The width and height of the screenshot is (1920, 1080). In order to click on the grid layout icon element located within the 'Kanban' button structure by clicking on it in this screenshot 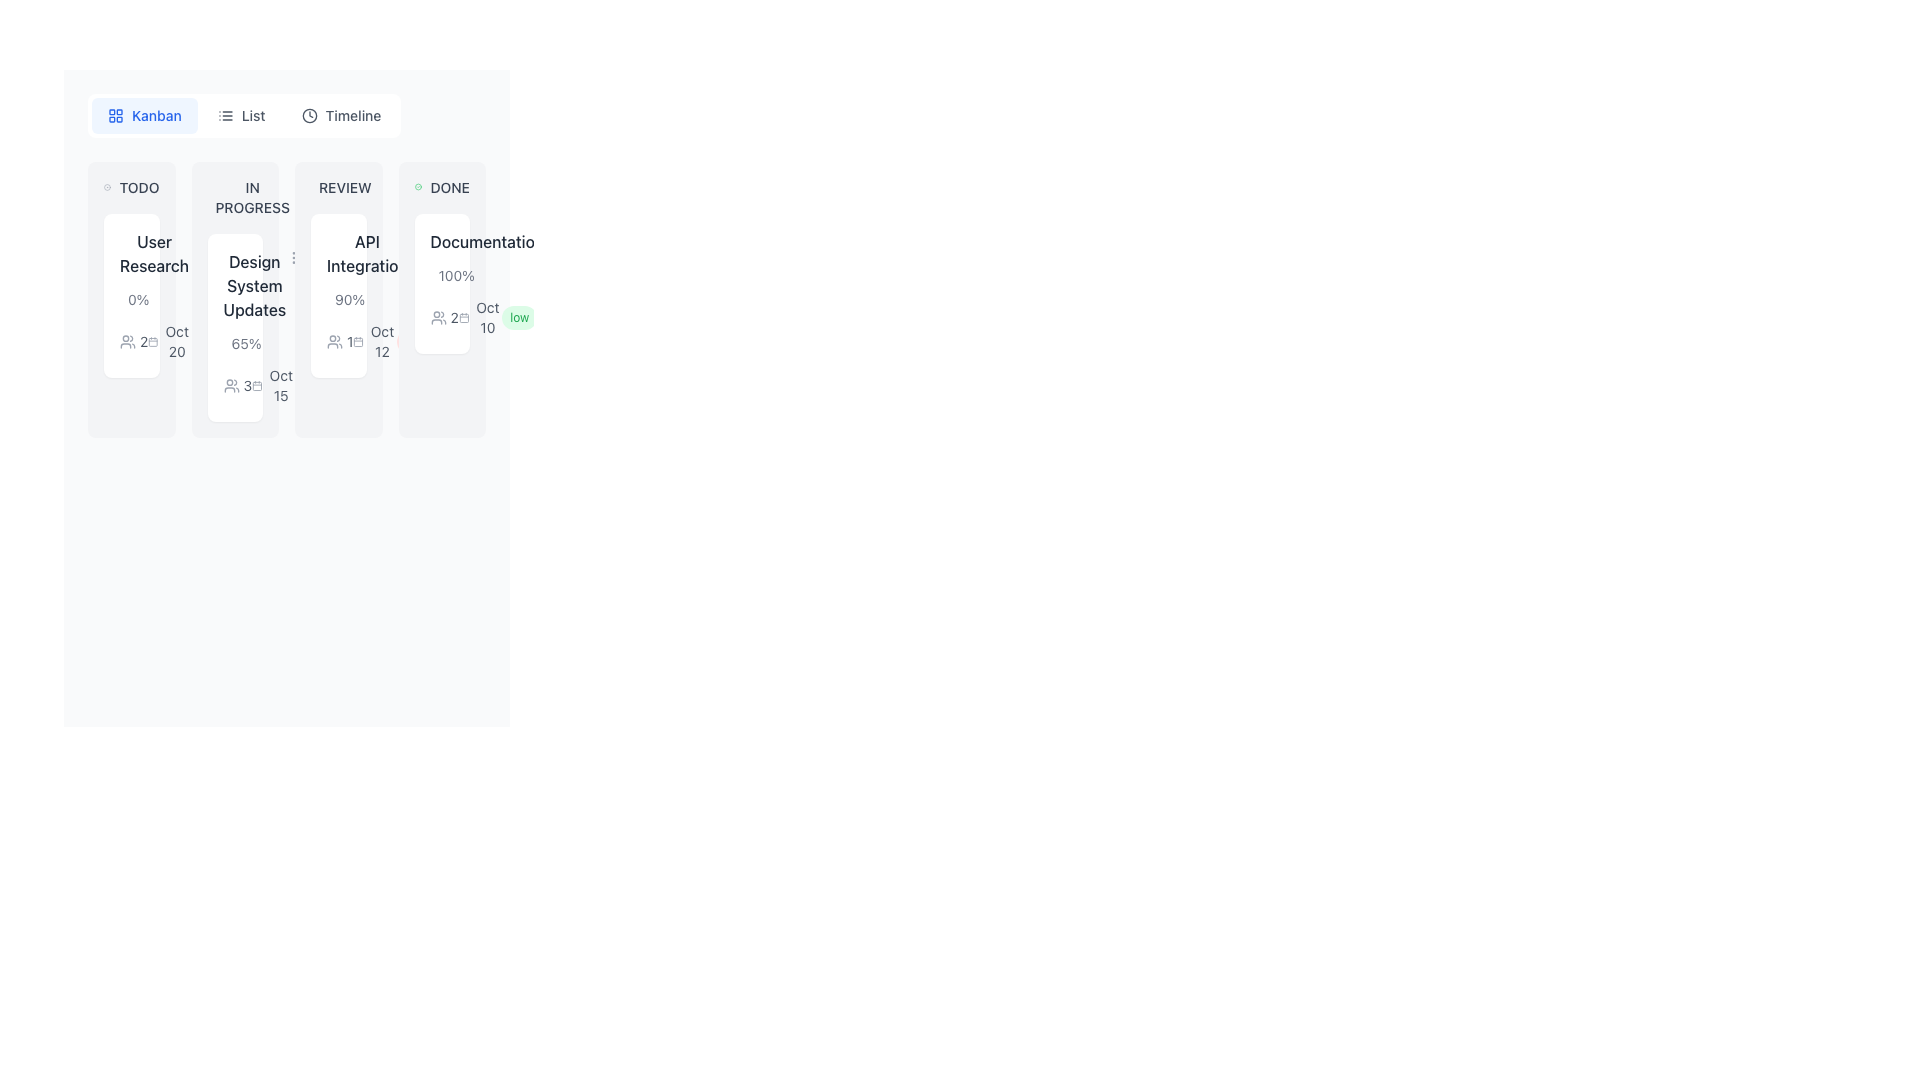, I will do `click(114, 115)`.